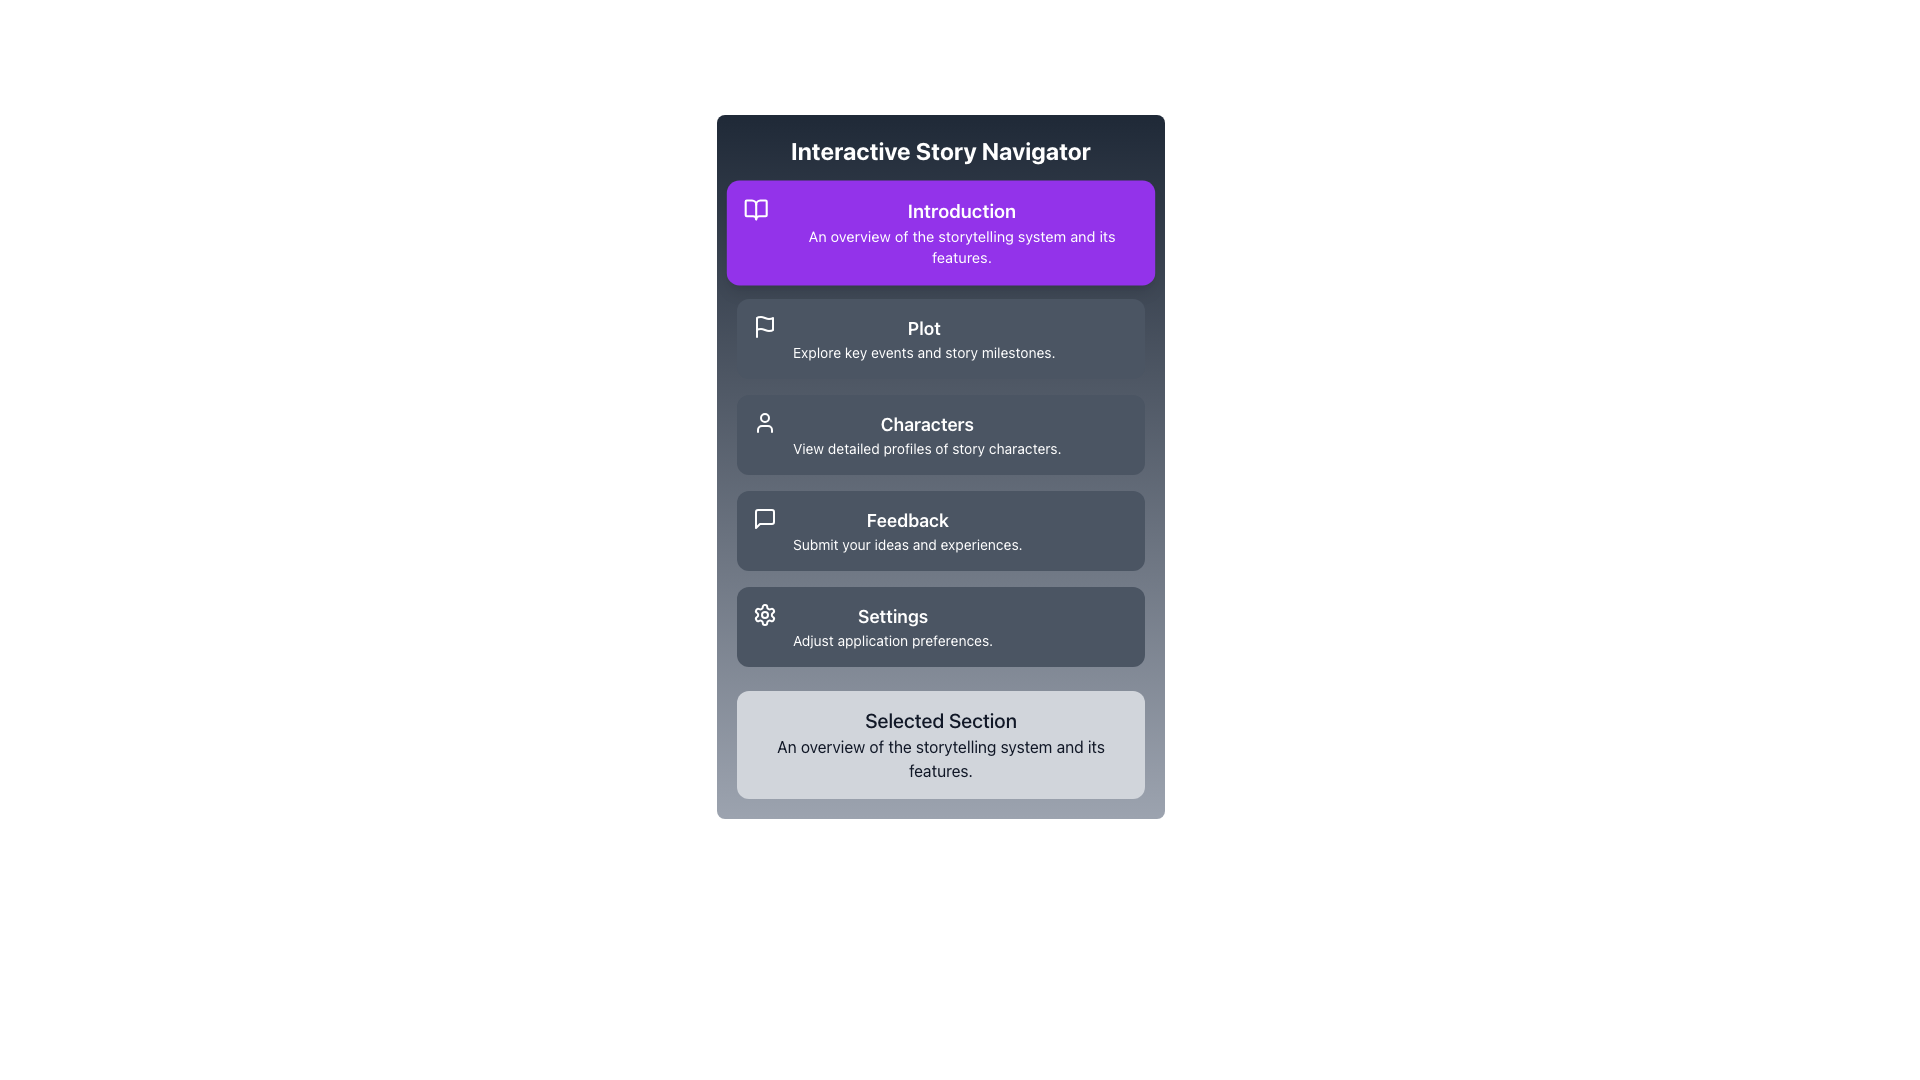  Describe the element at coordinates (892, 626) in the screenshot. I see `the 'Settings' Labeled Section, which is the fifth option in the vertical list of selectable sections, styled with a larger semibold title and a smaller subtitle` at that location.